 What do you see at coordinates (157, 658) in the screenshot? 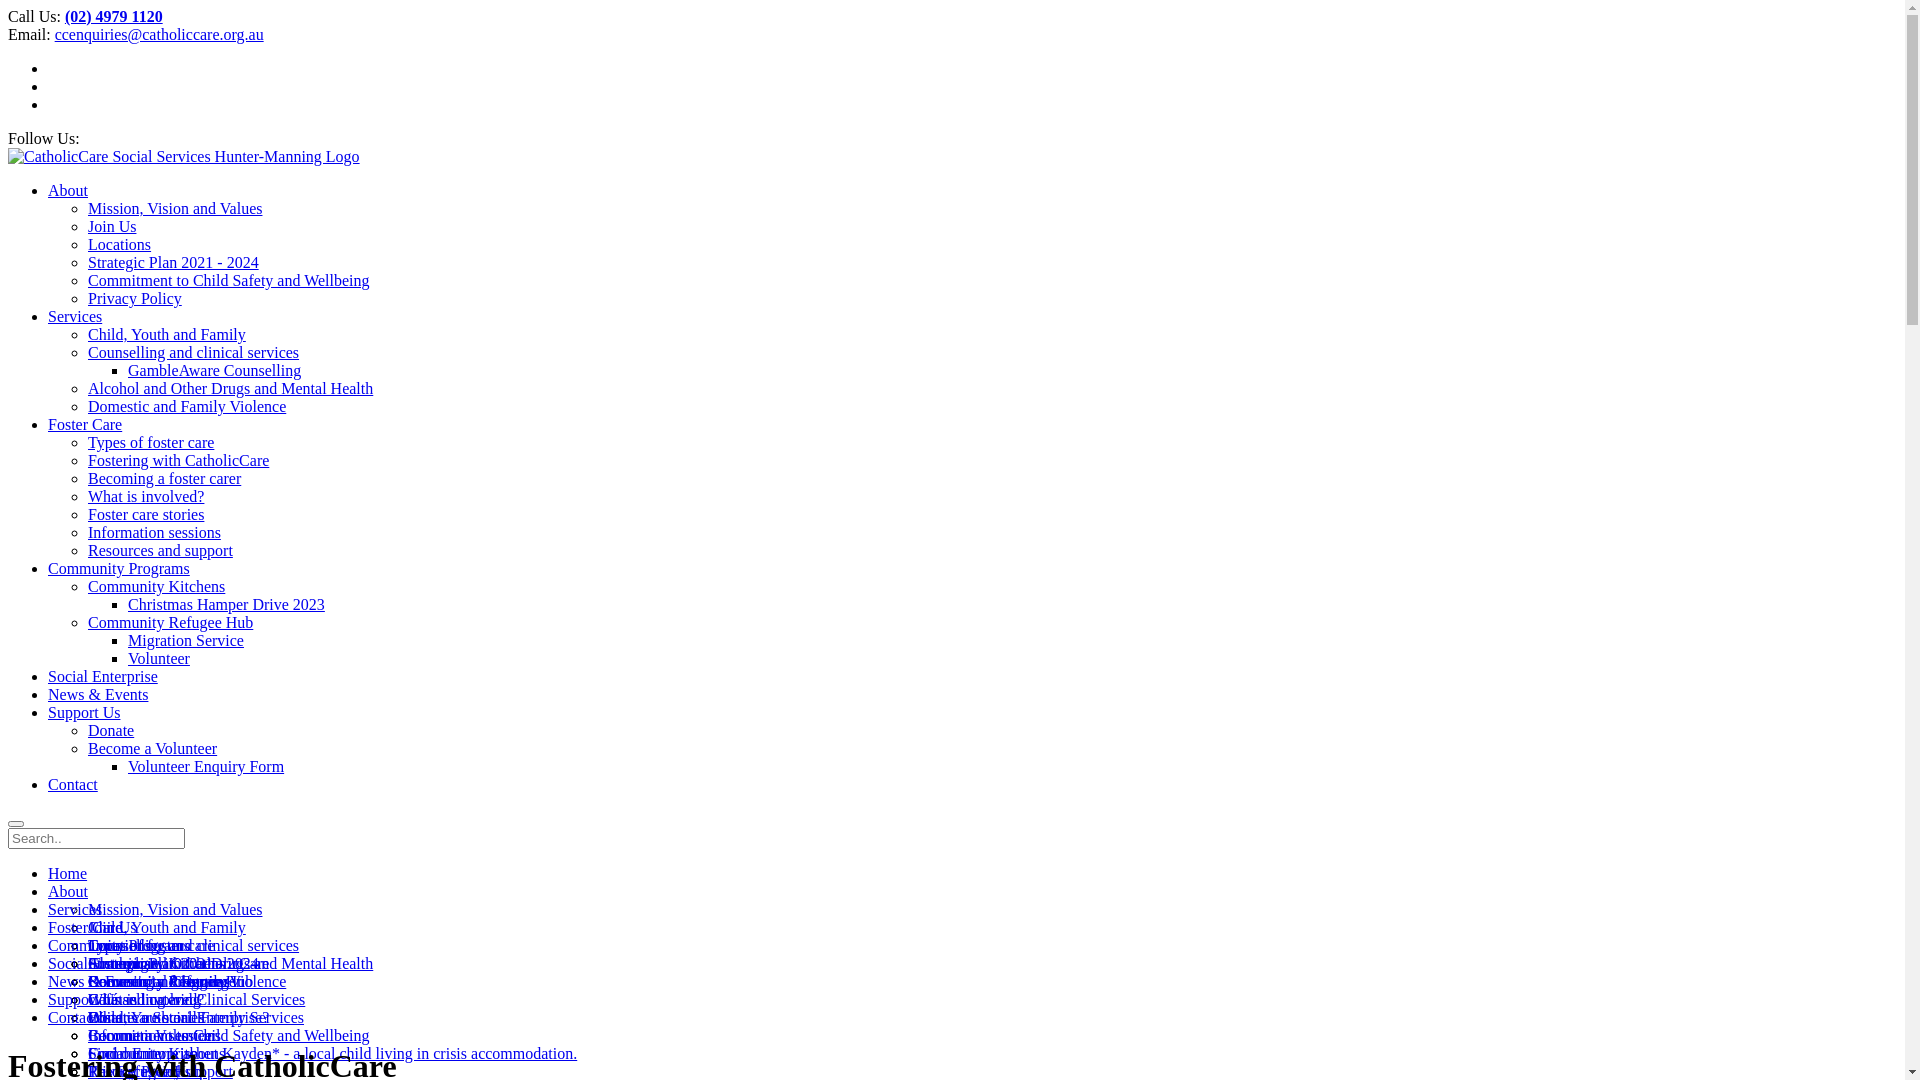
I see `'Volunteer'` at bounding box center [157, 658].